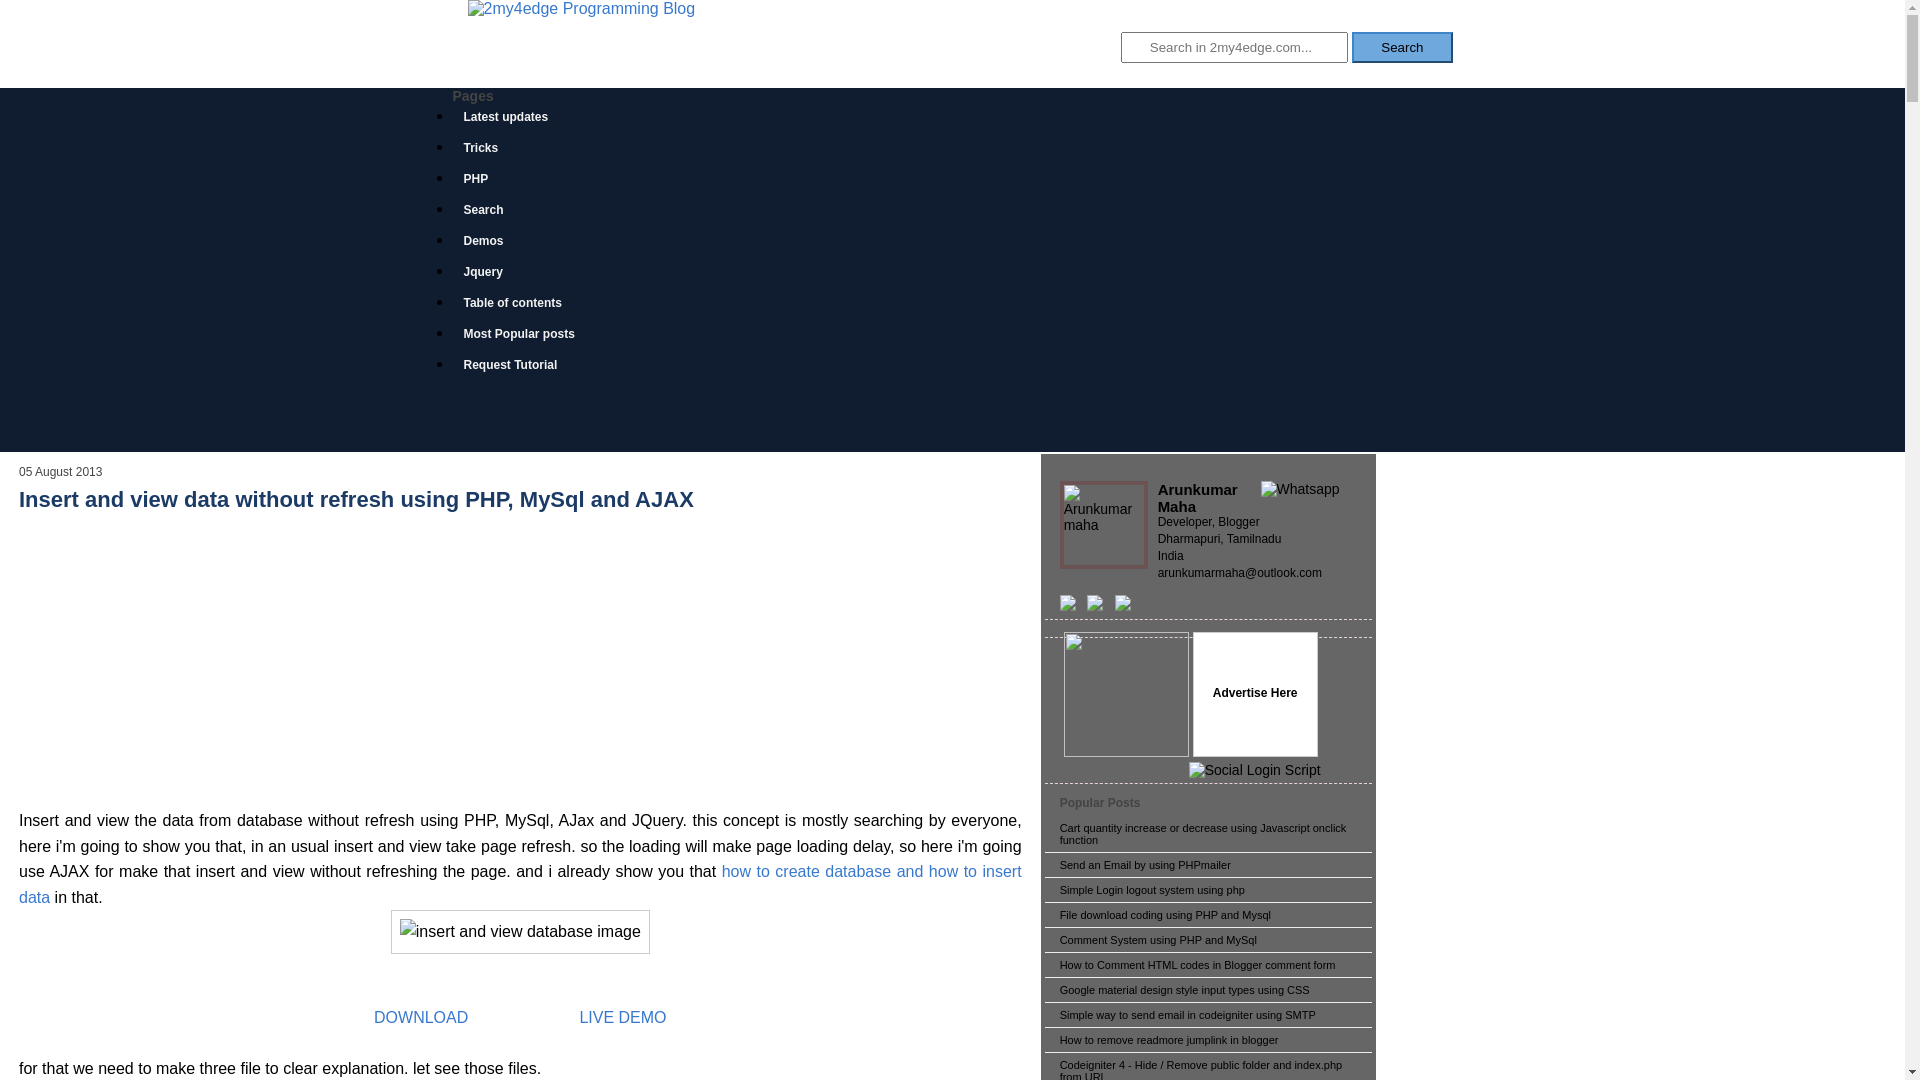  I want to click on 'arunkumarmaha@outlook.com', so click(1238, 573).